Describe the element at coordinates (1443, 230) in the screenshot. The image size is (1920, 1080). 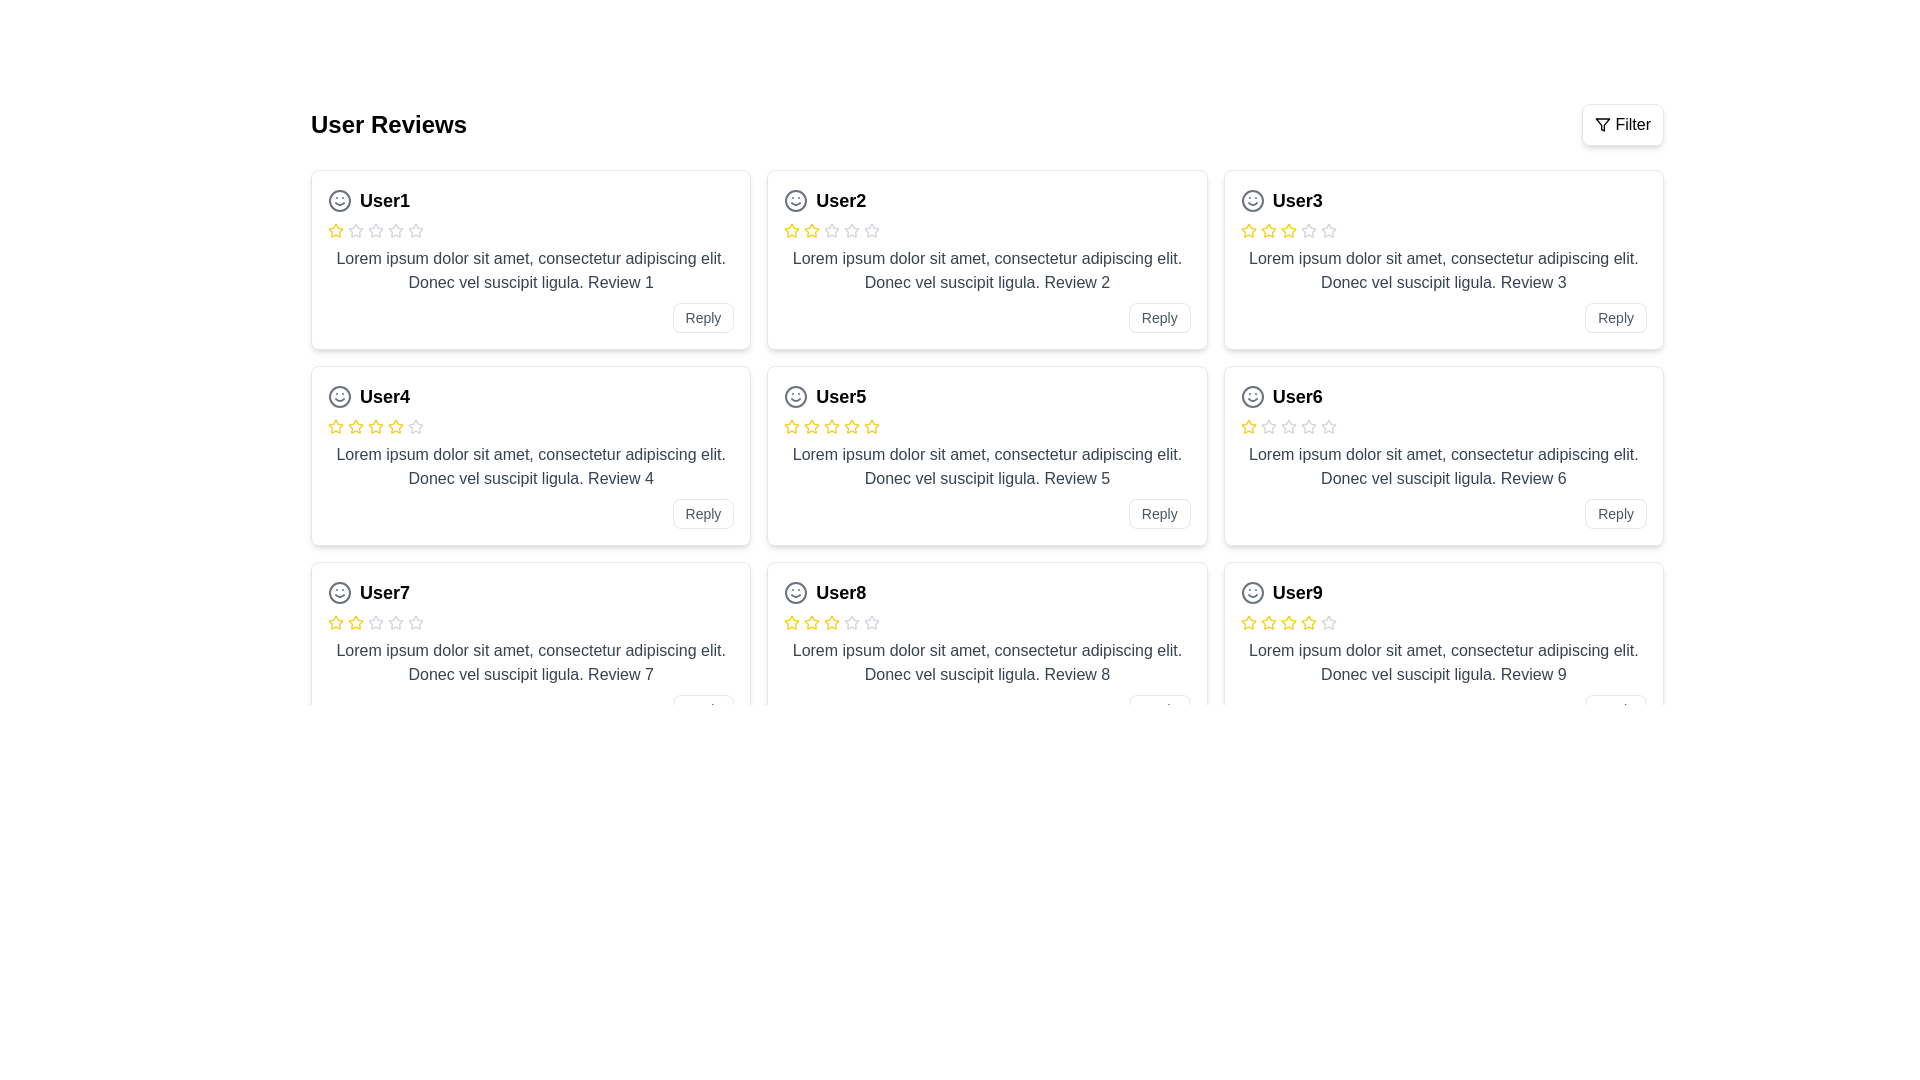
I see `the visual rating representation of the star icons in the rating indicator located within the review card for 'User3', positioned below the name 'User3'` at that location.